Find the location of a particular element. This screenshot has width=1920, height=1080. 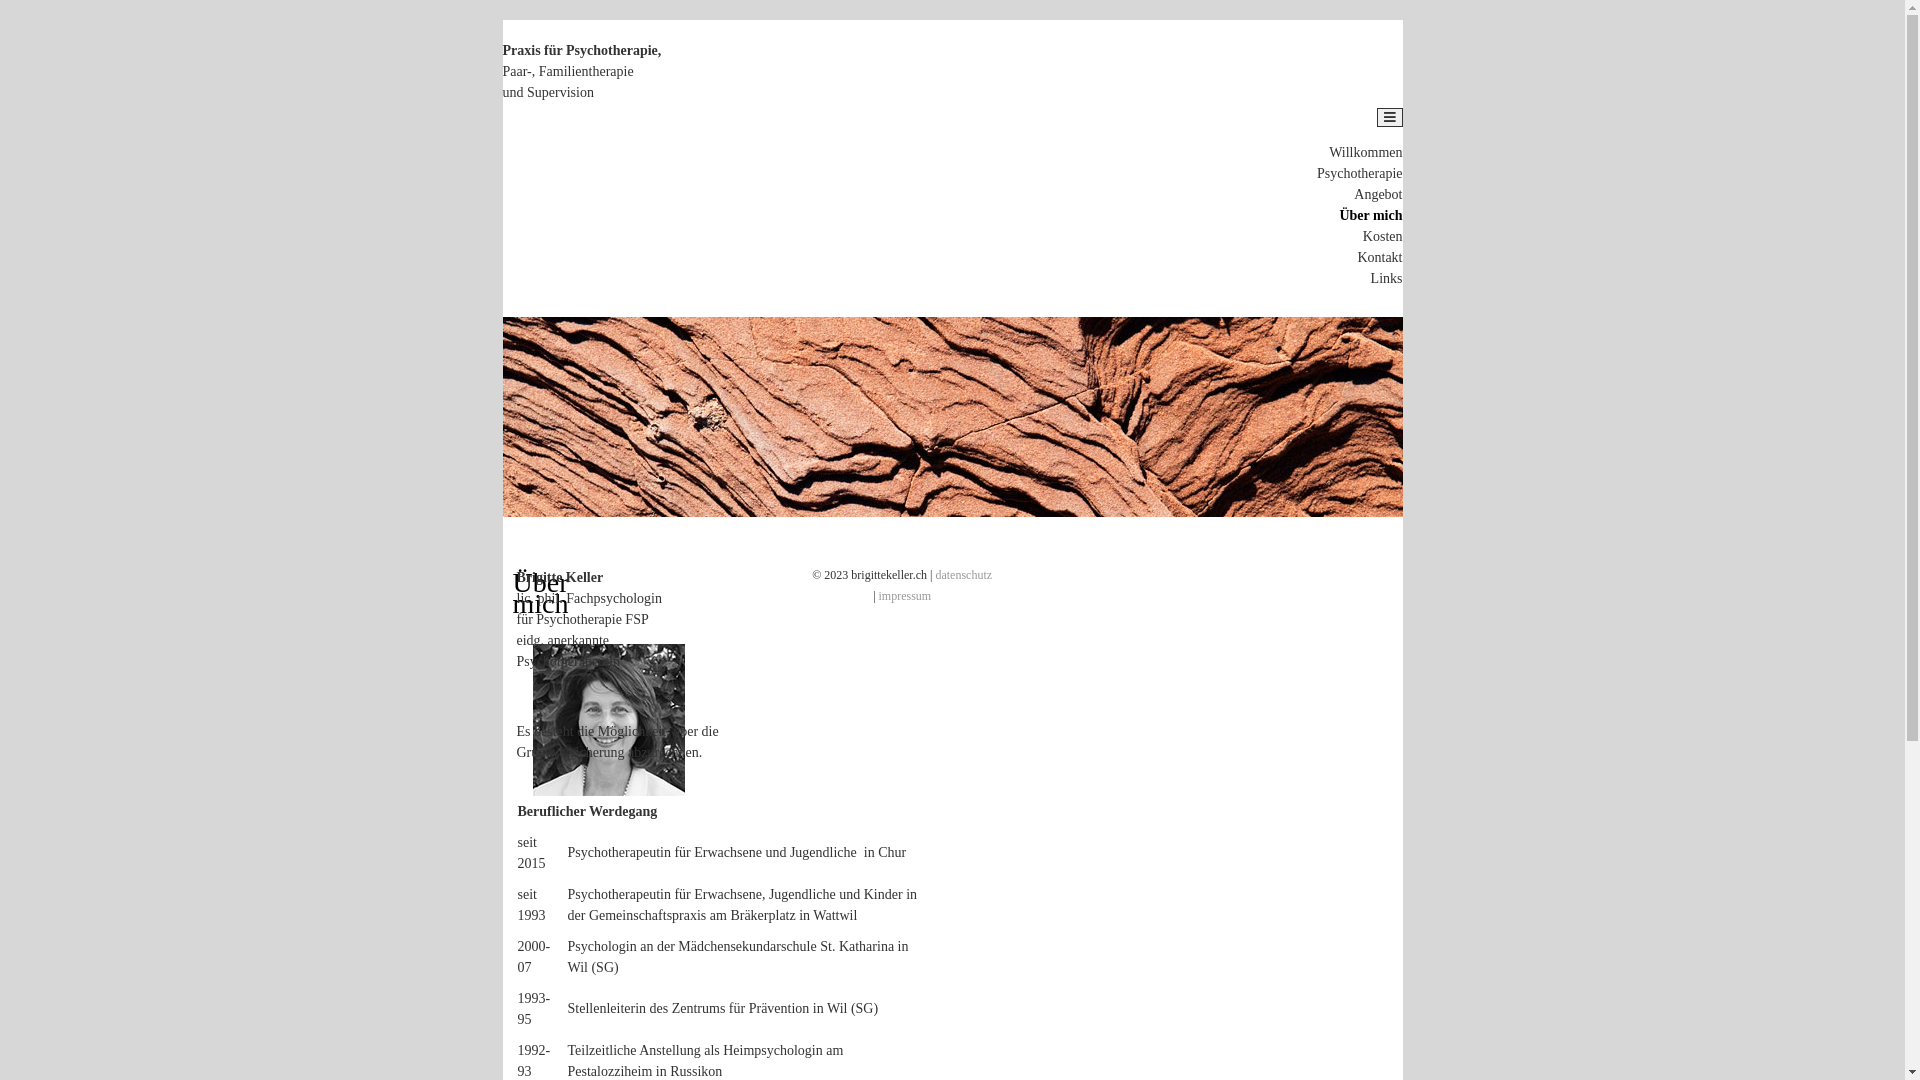

'Willkommen' is located at coordinates (1329, 151).